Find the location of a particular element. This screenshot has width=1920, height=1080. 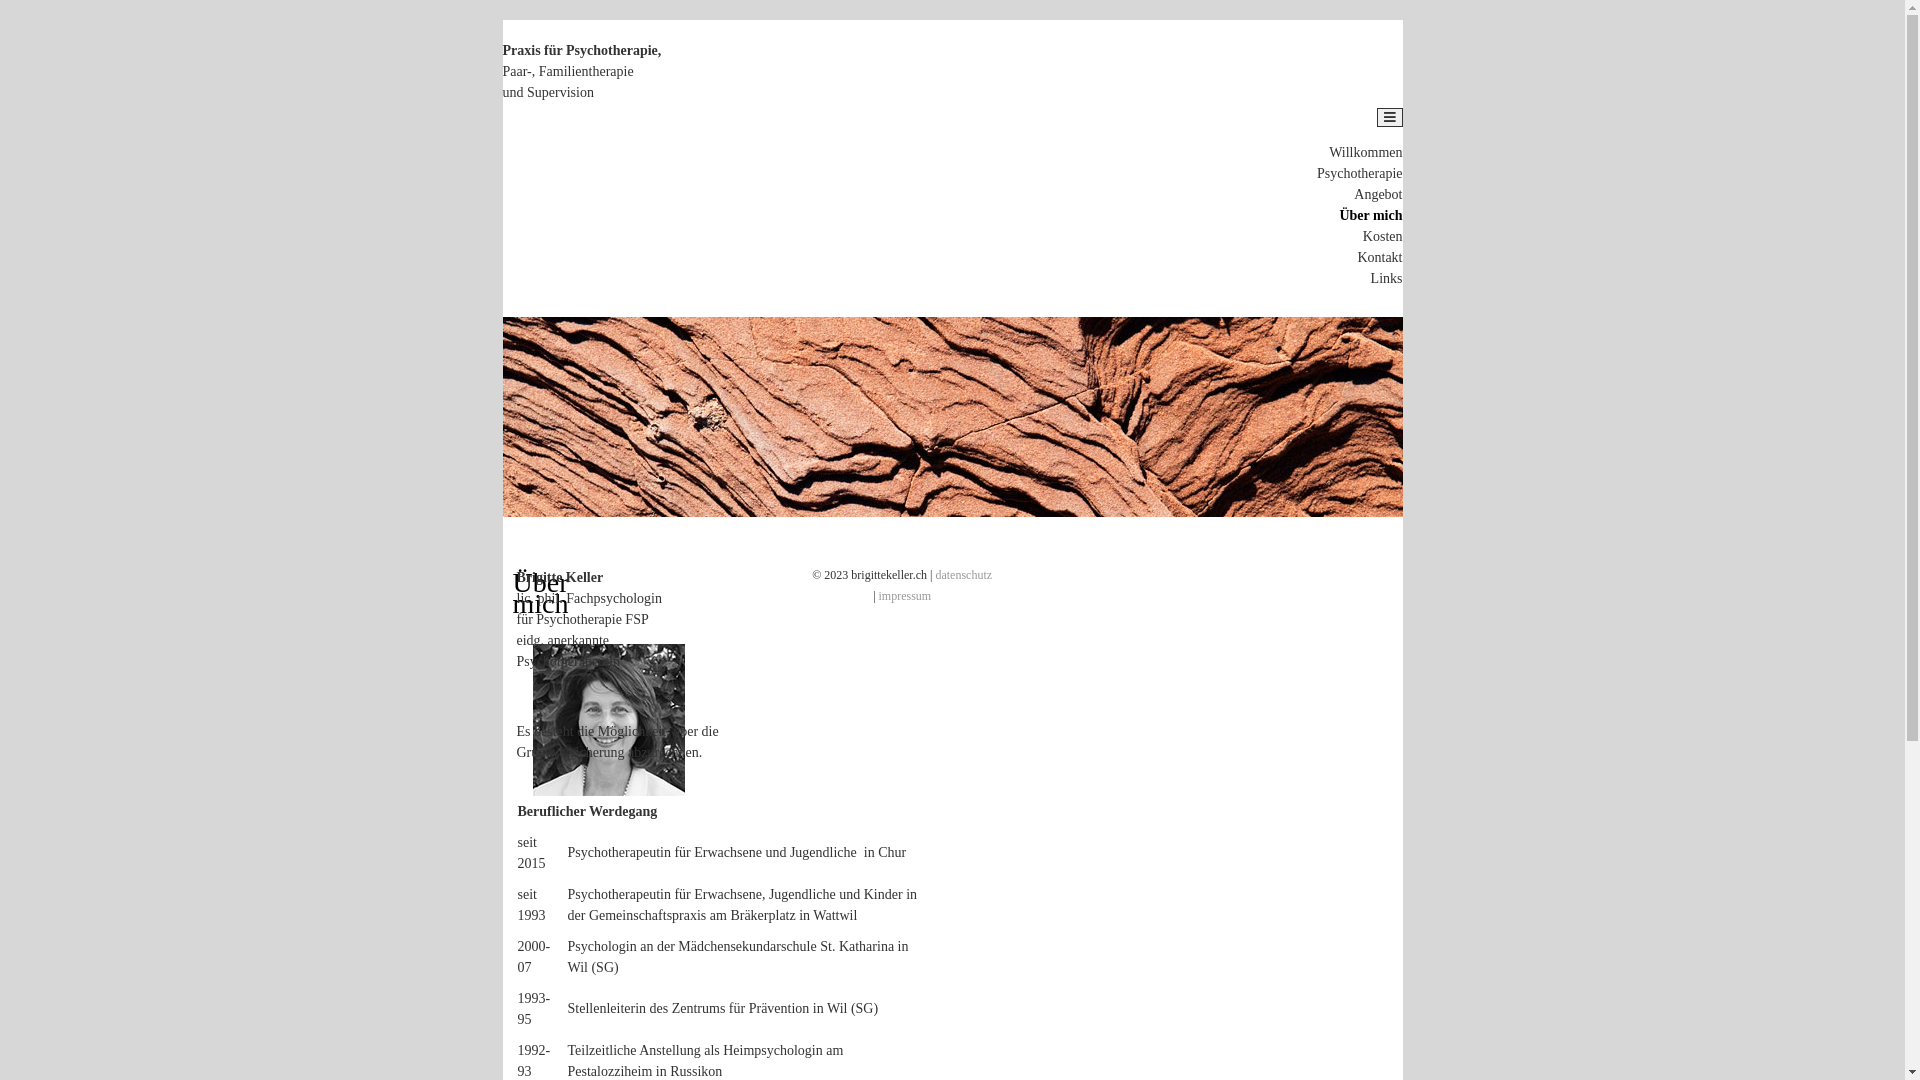

'Willkommen' is located at coordinates (1329, 151).